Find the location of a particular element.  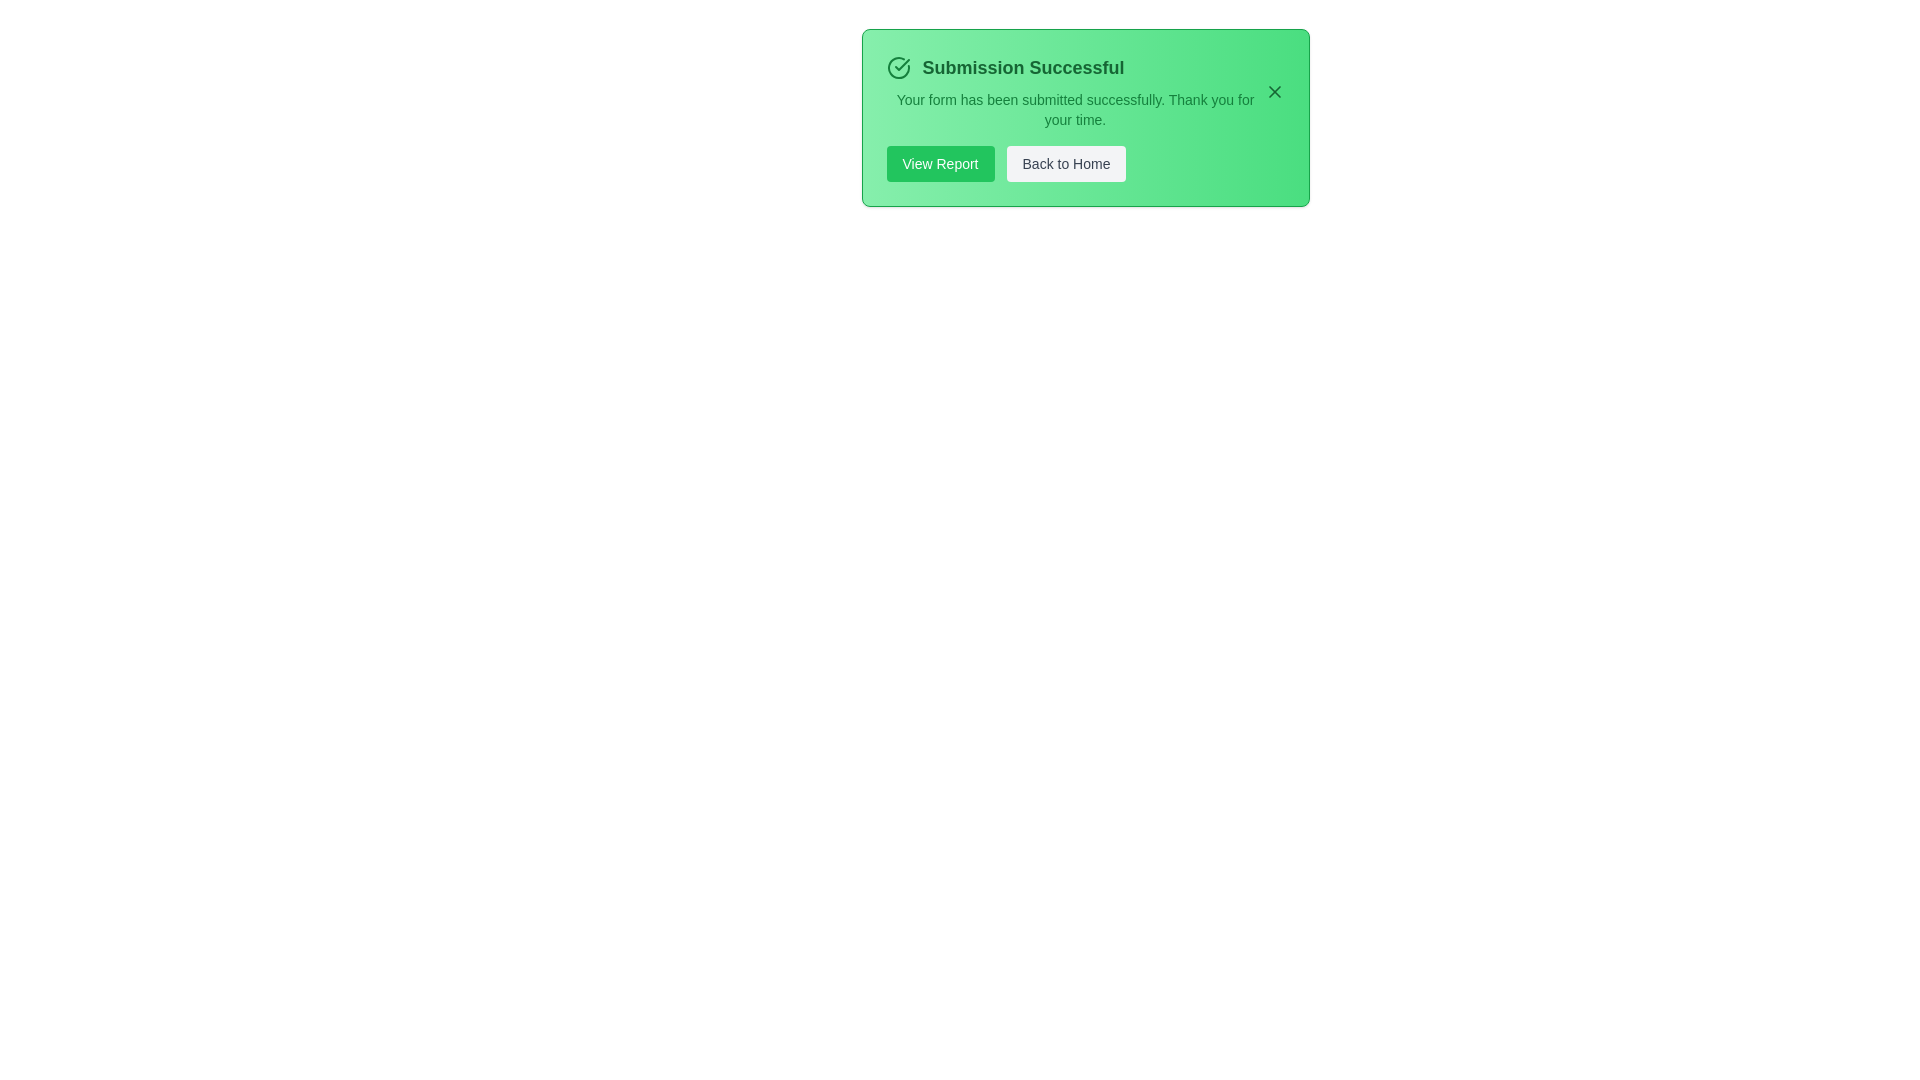

the close button to dismiss the alert is located at coordinates (1273, 92).